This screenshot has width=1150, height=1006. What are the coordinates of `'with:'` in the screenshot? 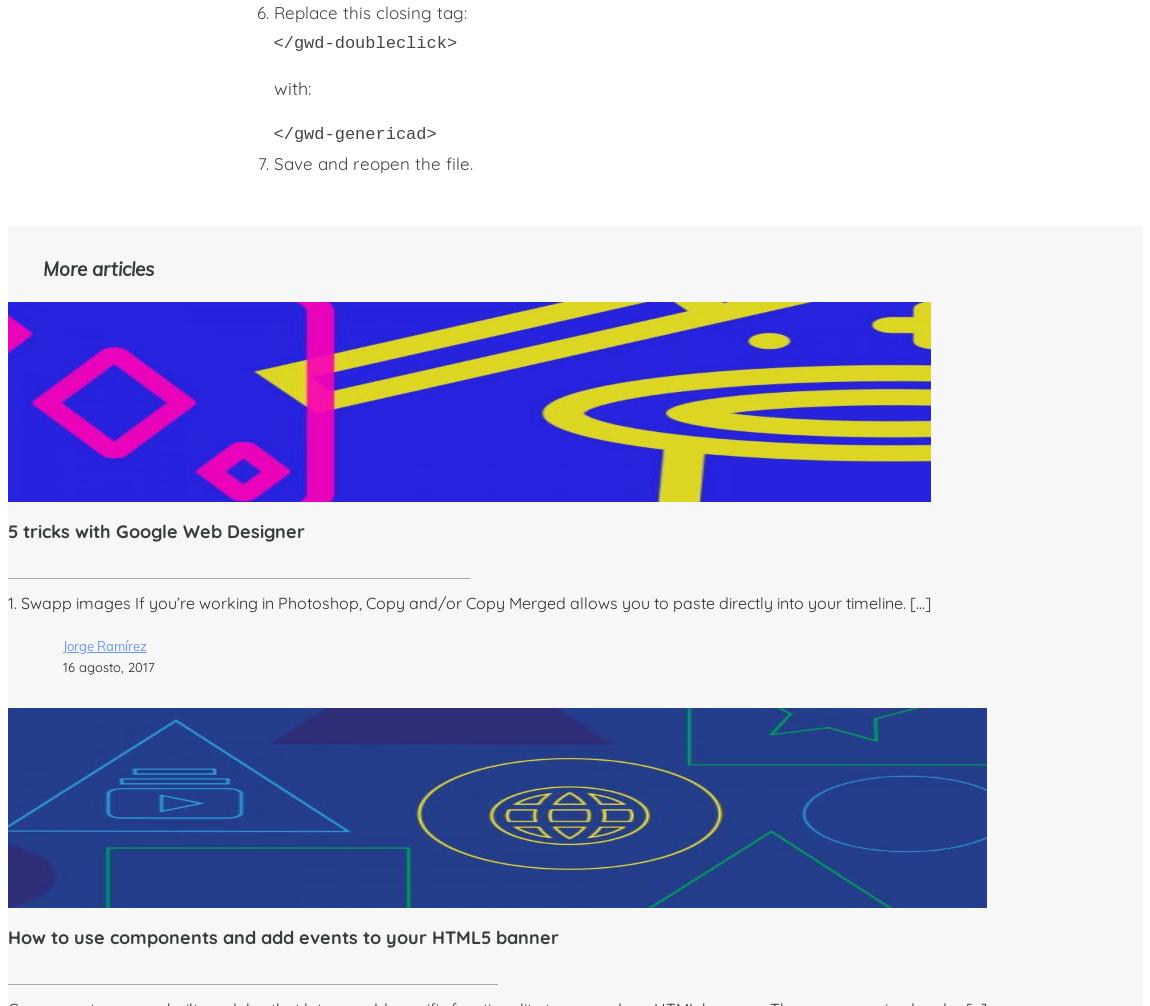 It's located at (272, 87).